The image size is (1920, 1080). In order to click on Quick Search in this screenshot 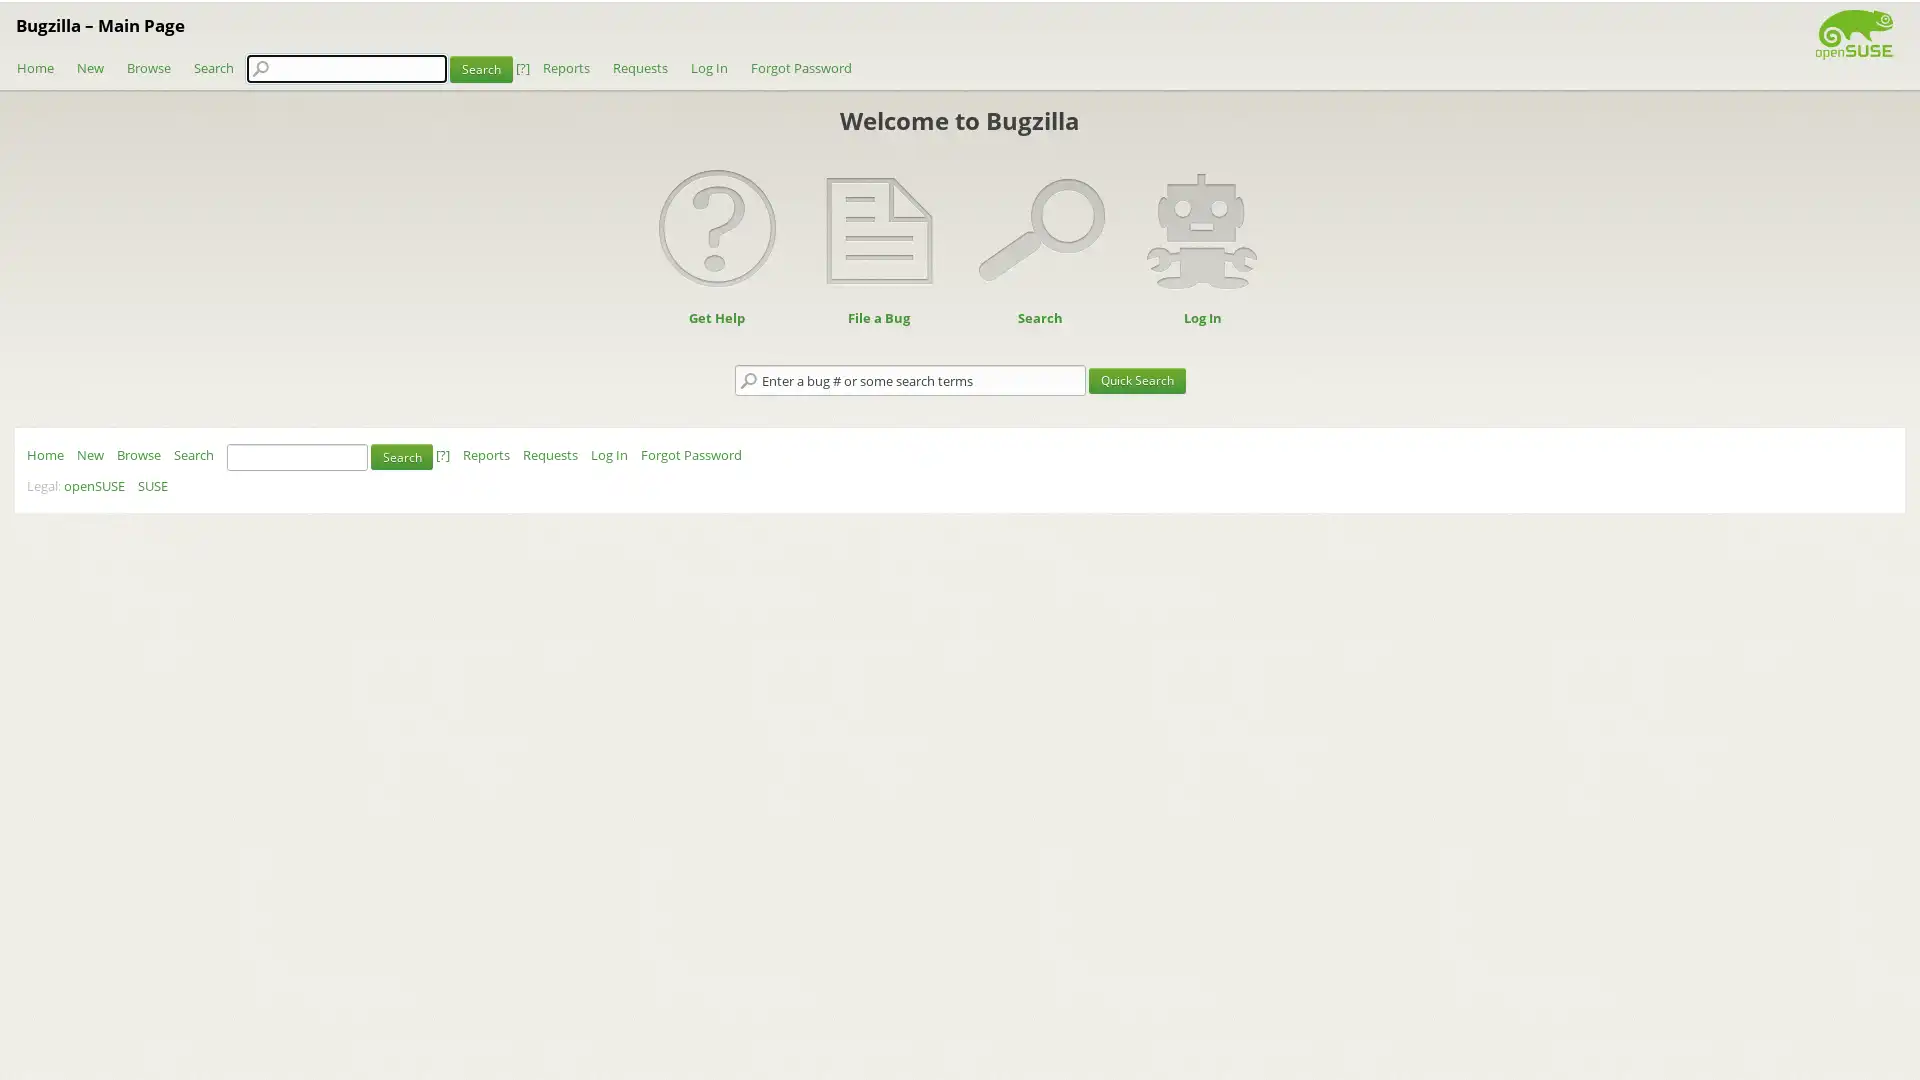, I will do `click(1136, 380)`.